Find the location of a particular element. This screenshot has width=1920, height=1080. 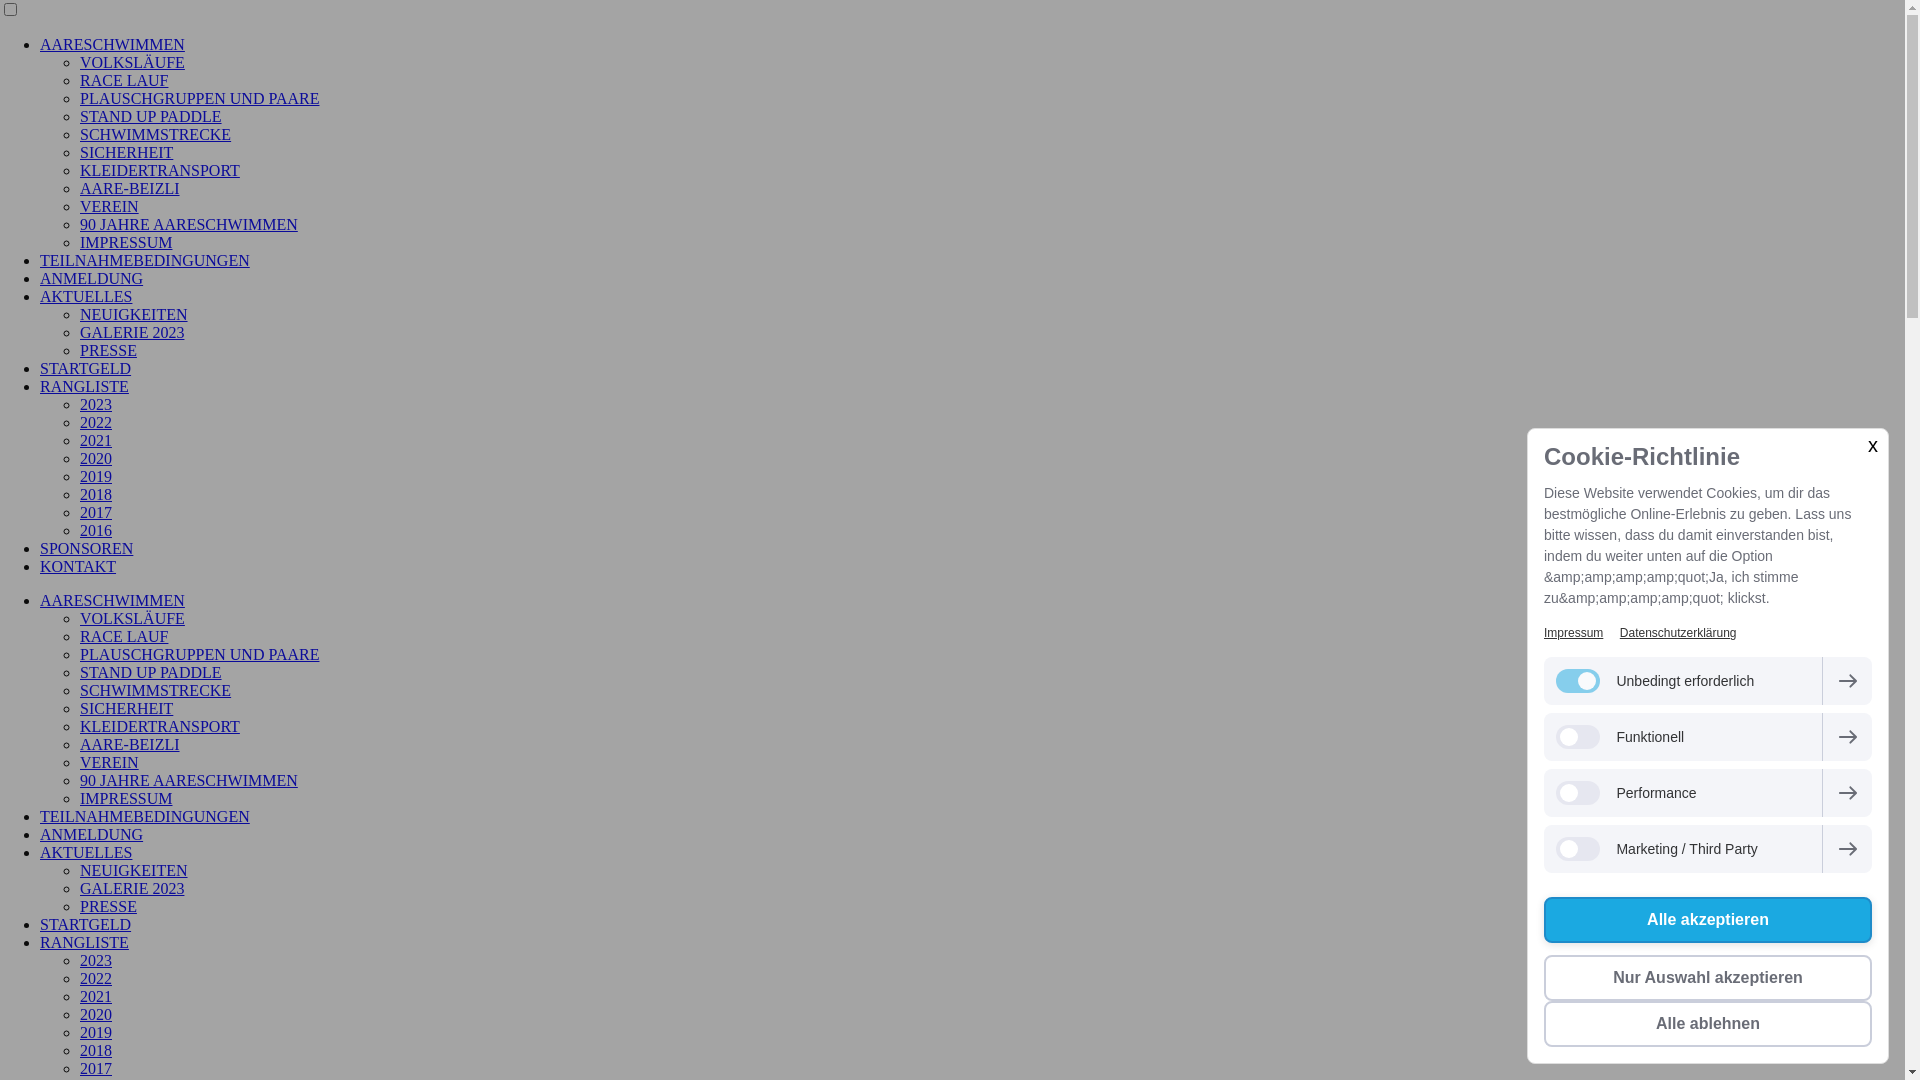

'SICHERHEIT' is located at coordinates (125, 707).